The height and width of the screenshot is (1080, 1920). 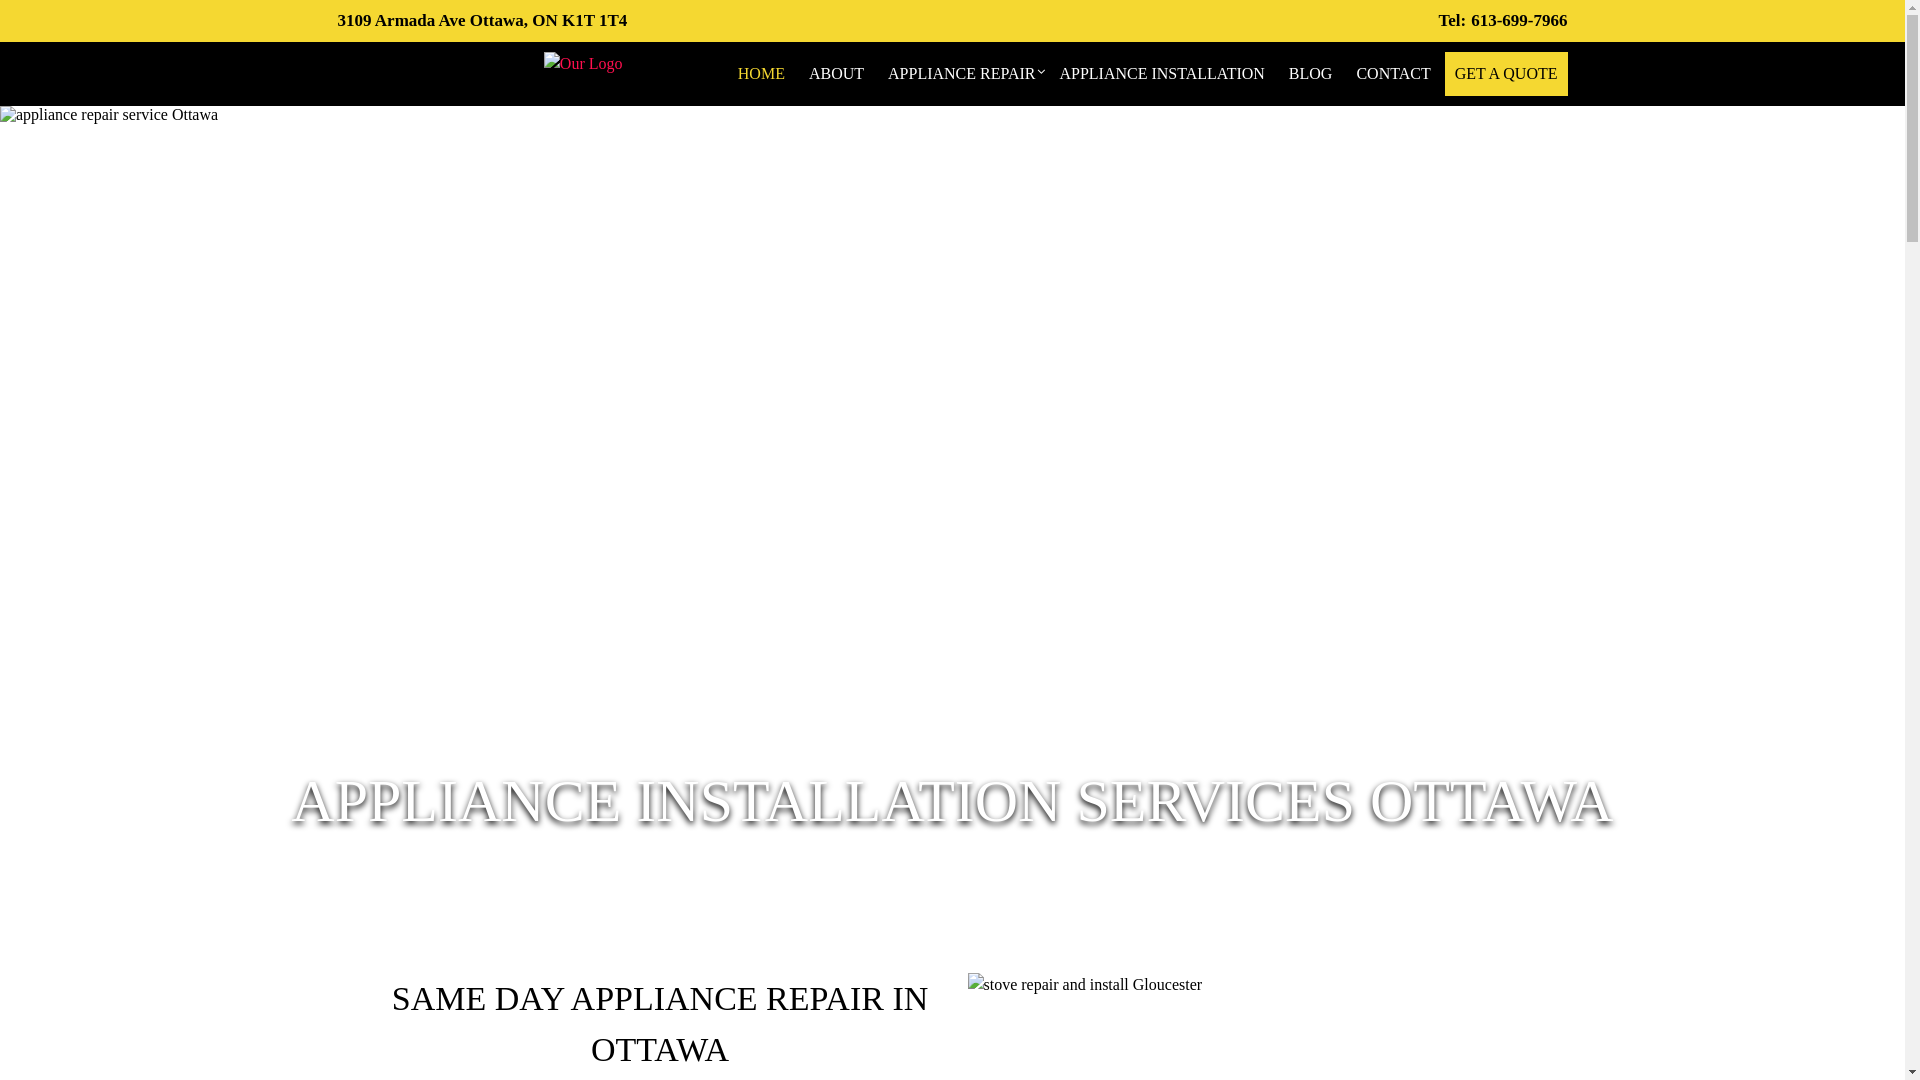 I want to click on 'CONTACT', so click(x=1391, y=72).